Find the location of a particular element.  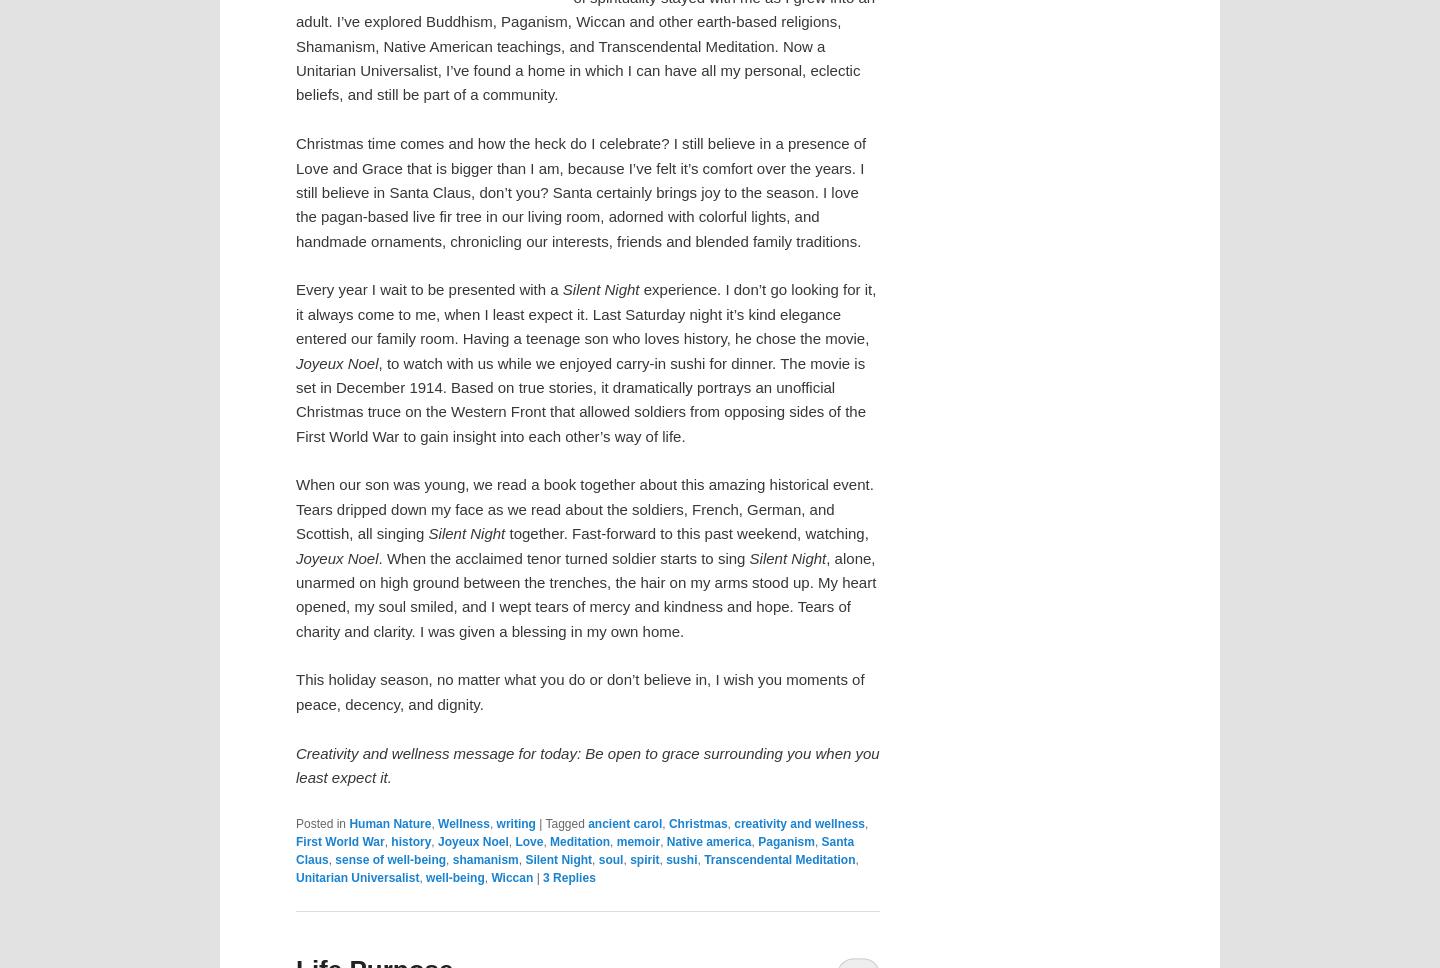

'Human Nature' is located at coordinates (388, 822).